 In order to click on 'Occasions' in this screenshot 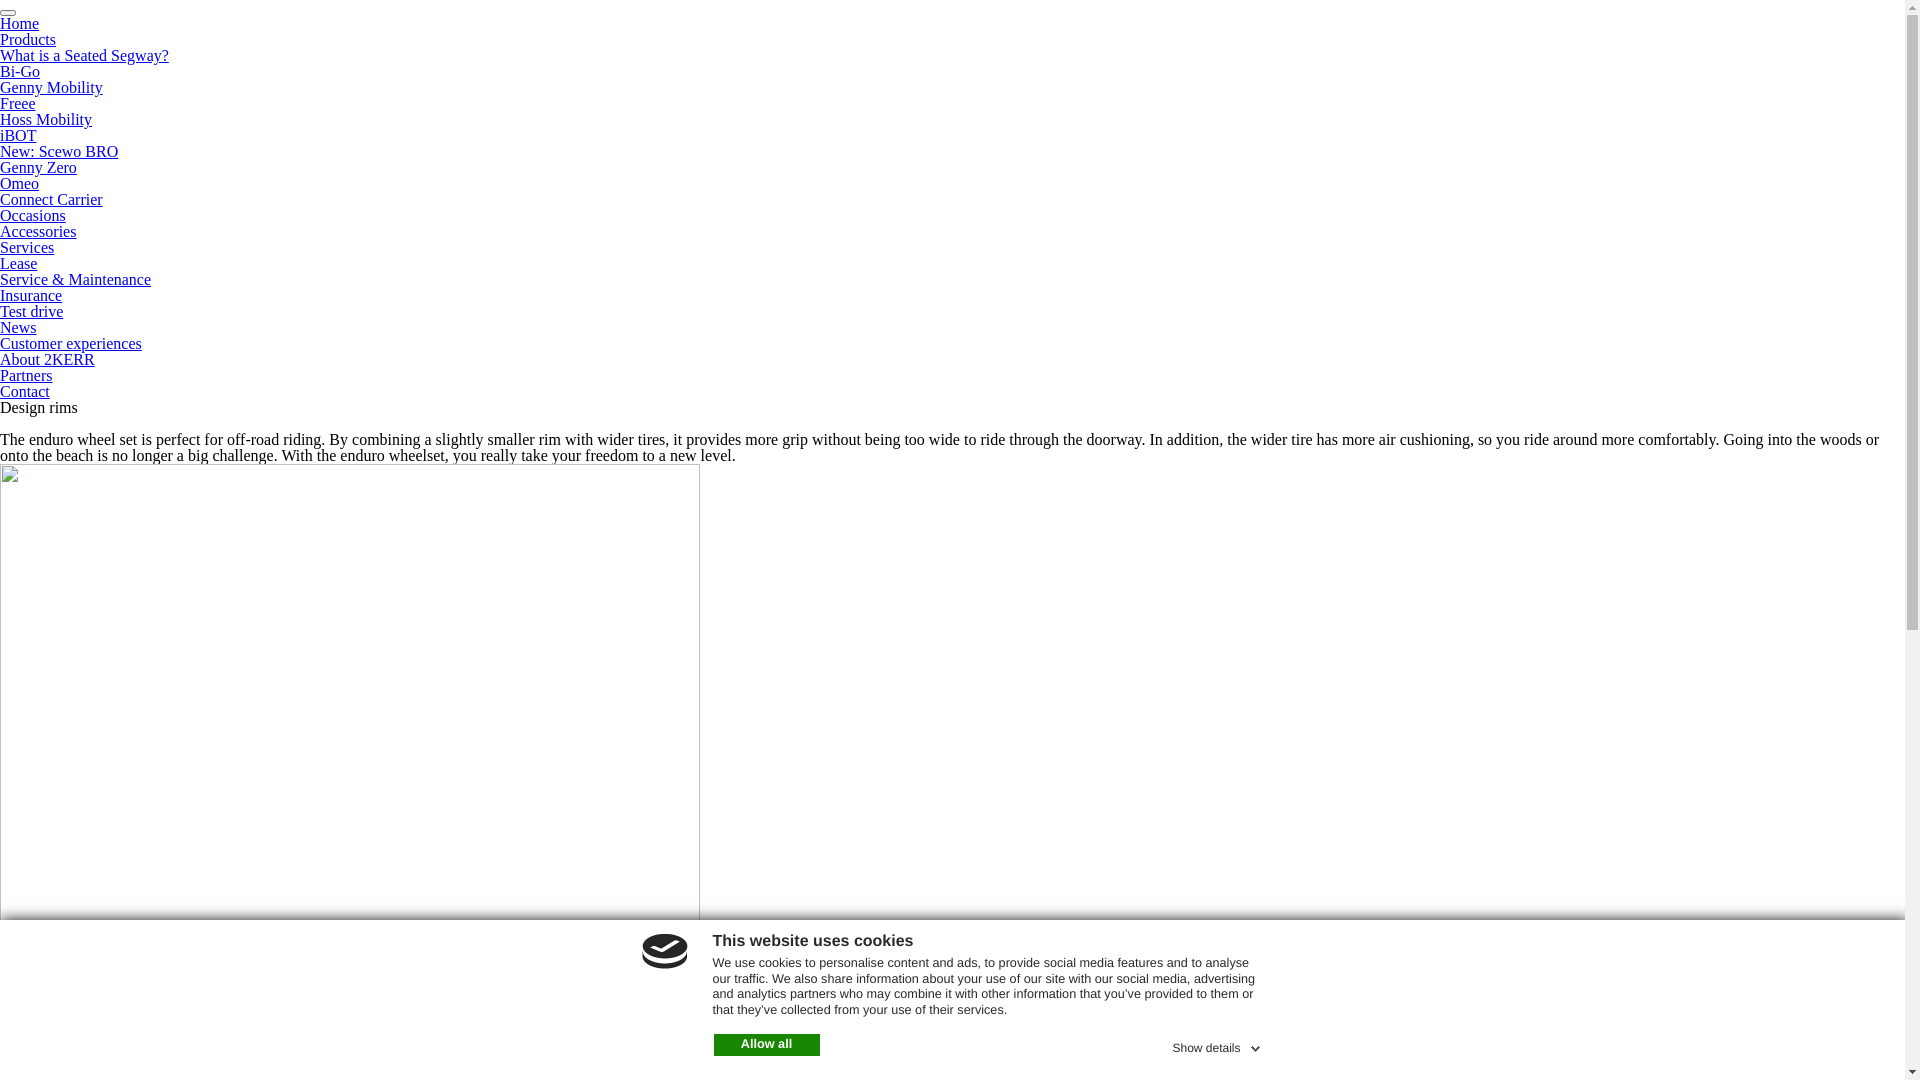, I will do `click(0, 215)`.